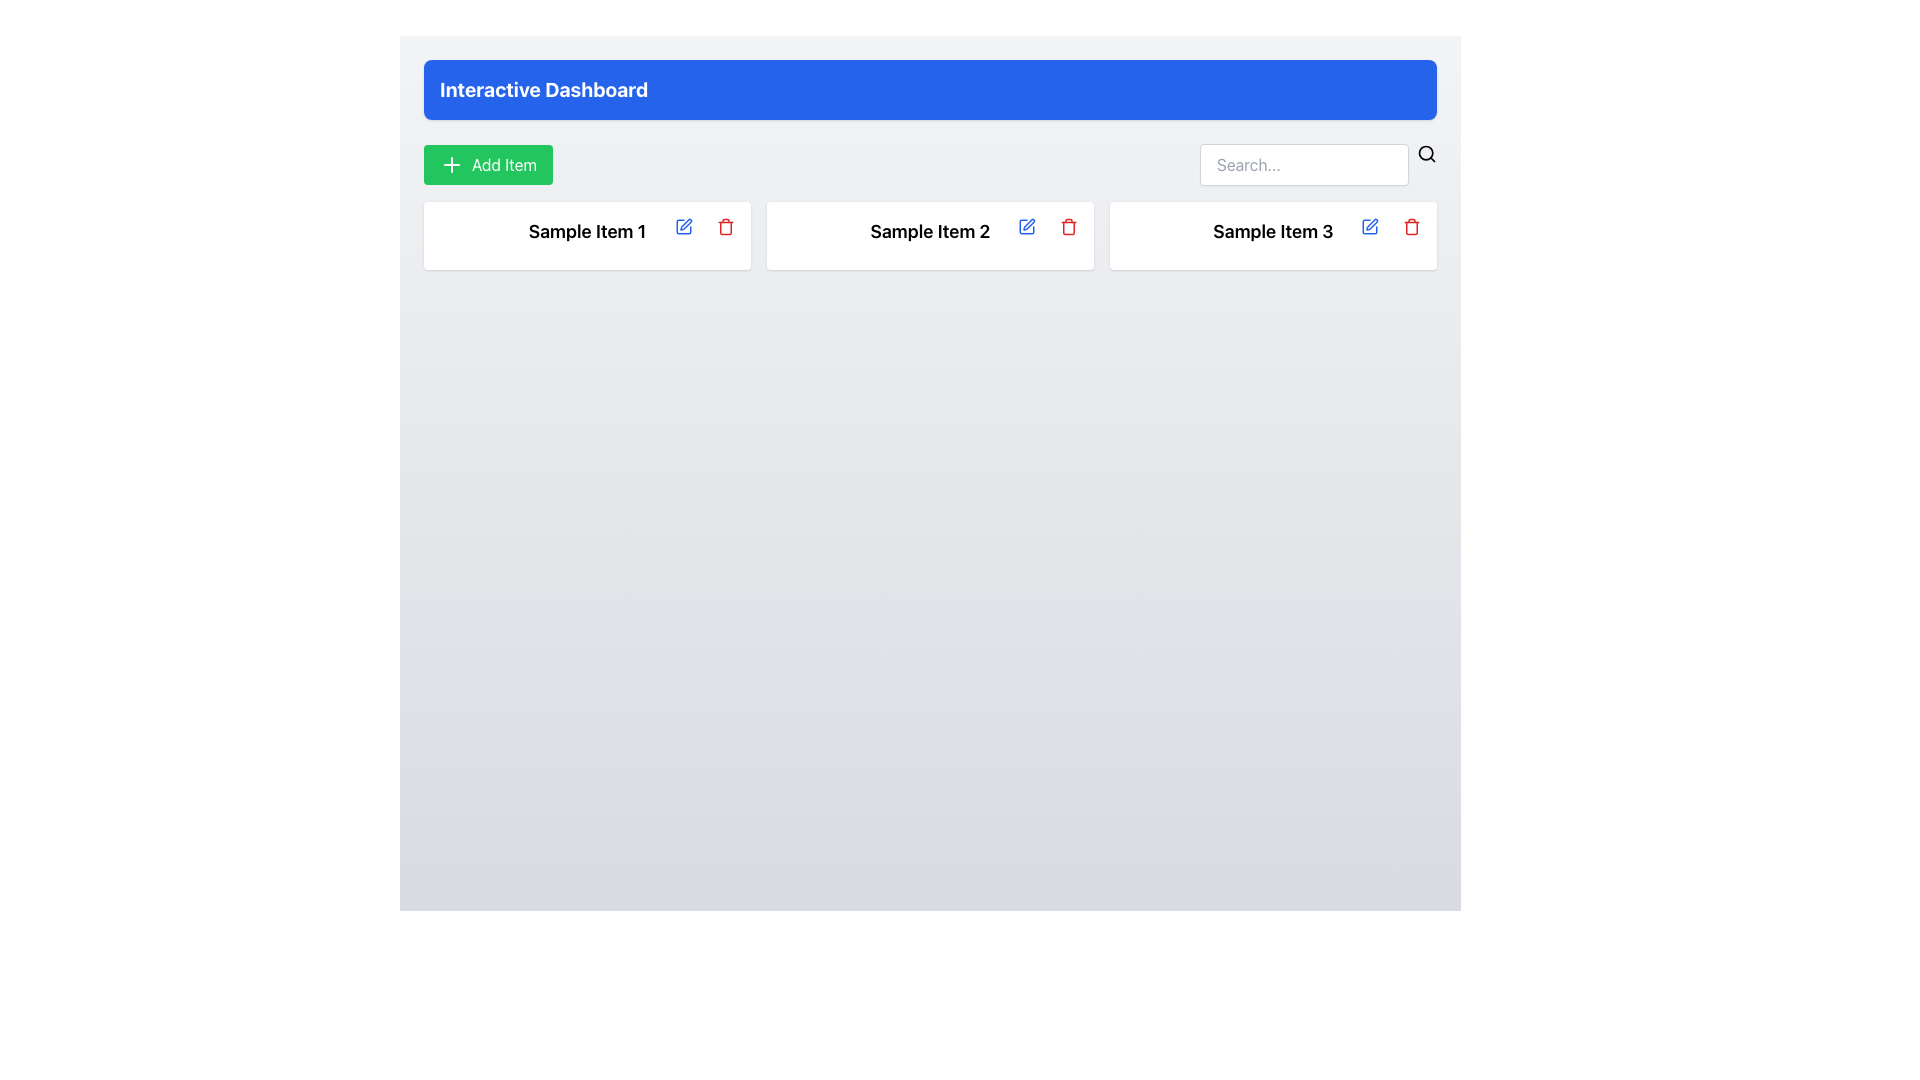 This screenshot has height=1080, width=1920. Describe the element at coordinates (1368, 226) in the screenshot. I see `the edit icon button for 'Sample Item 3', which is located in the top-right corner of its card, preceding the trash icon` at that location.